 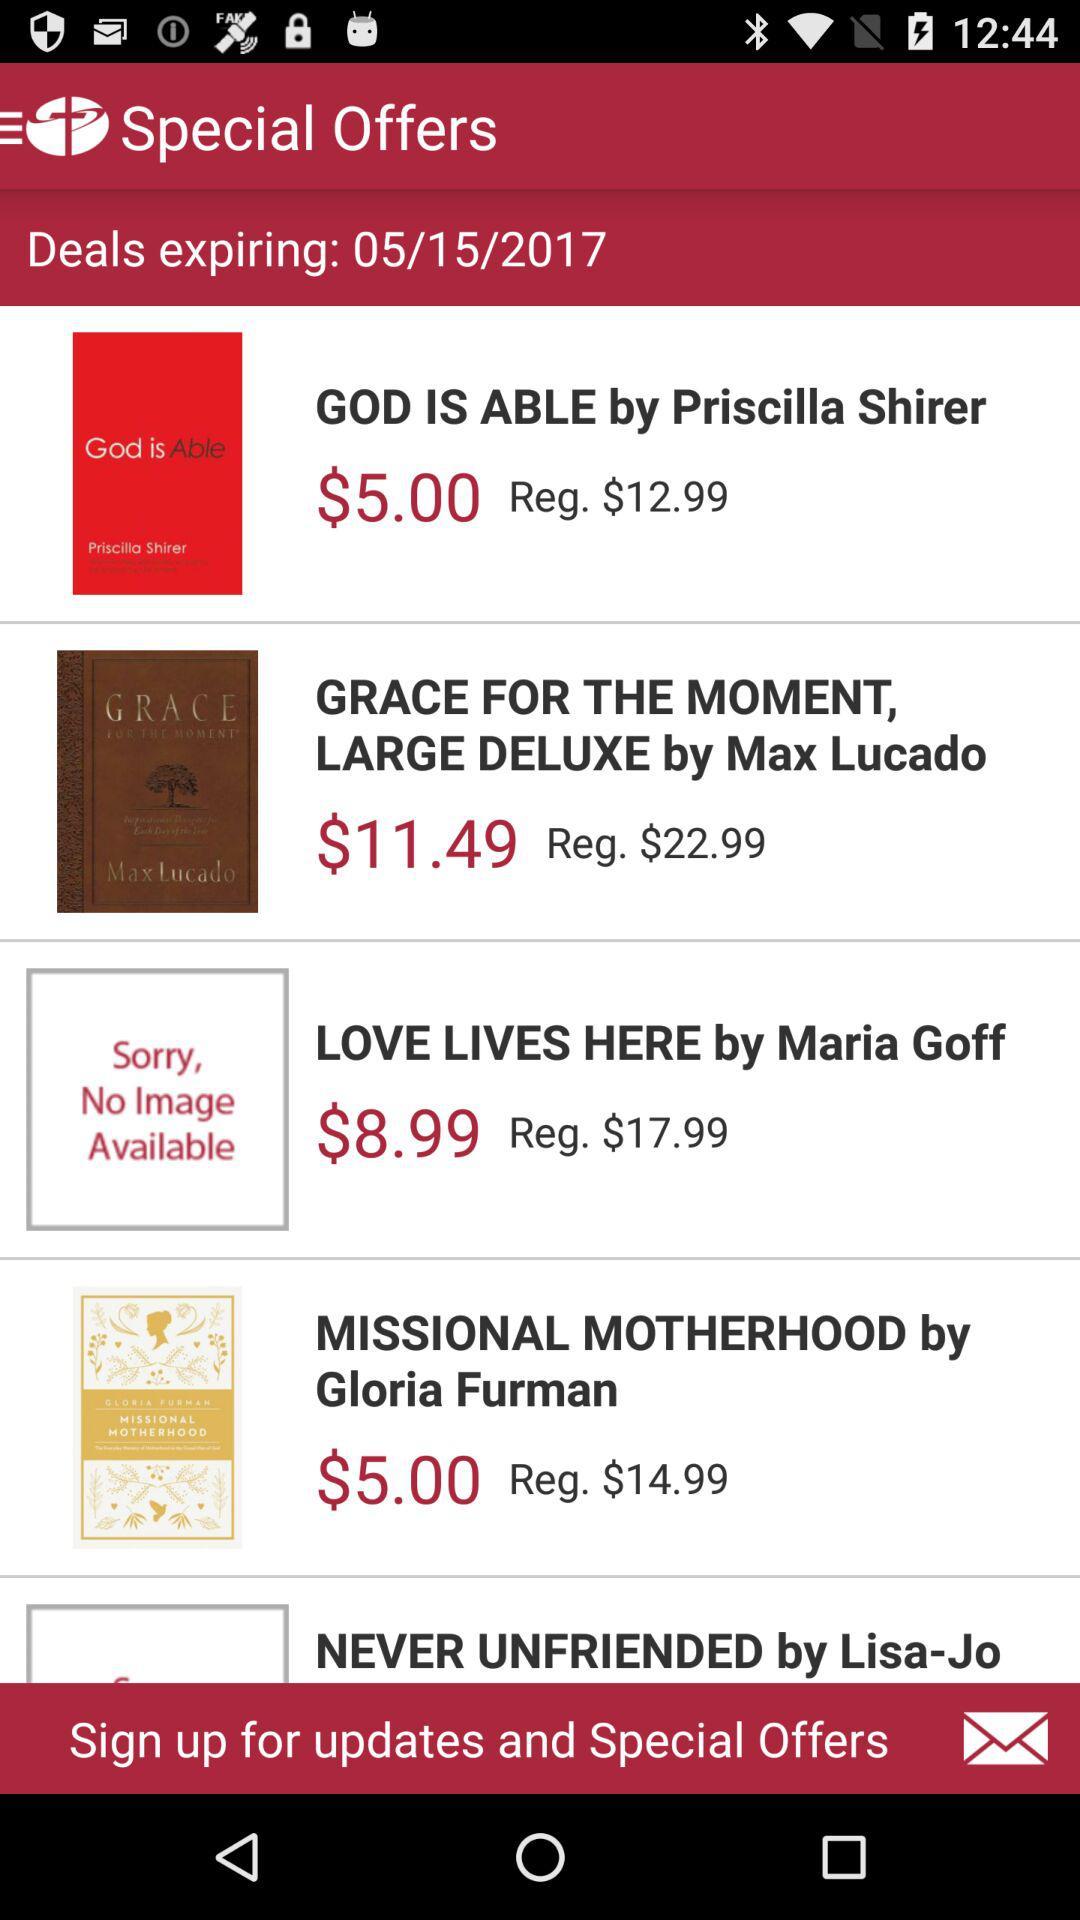 I want to click on the $11.49 app, so click(x=416, y=841).